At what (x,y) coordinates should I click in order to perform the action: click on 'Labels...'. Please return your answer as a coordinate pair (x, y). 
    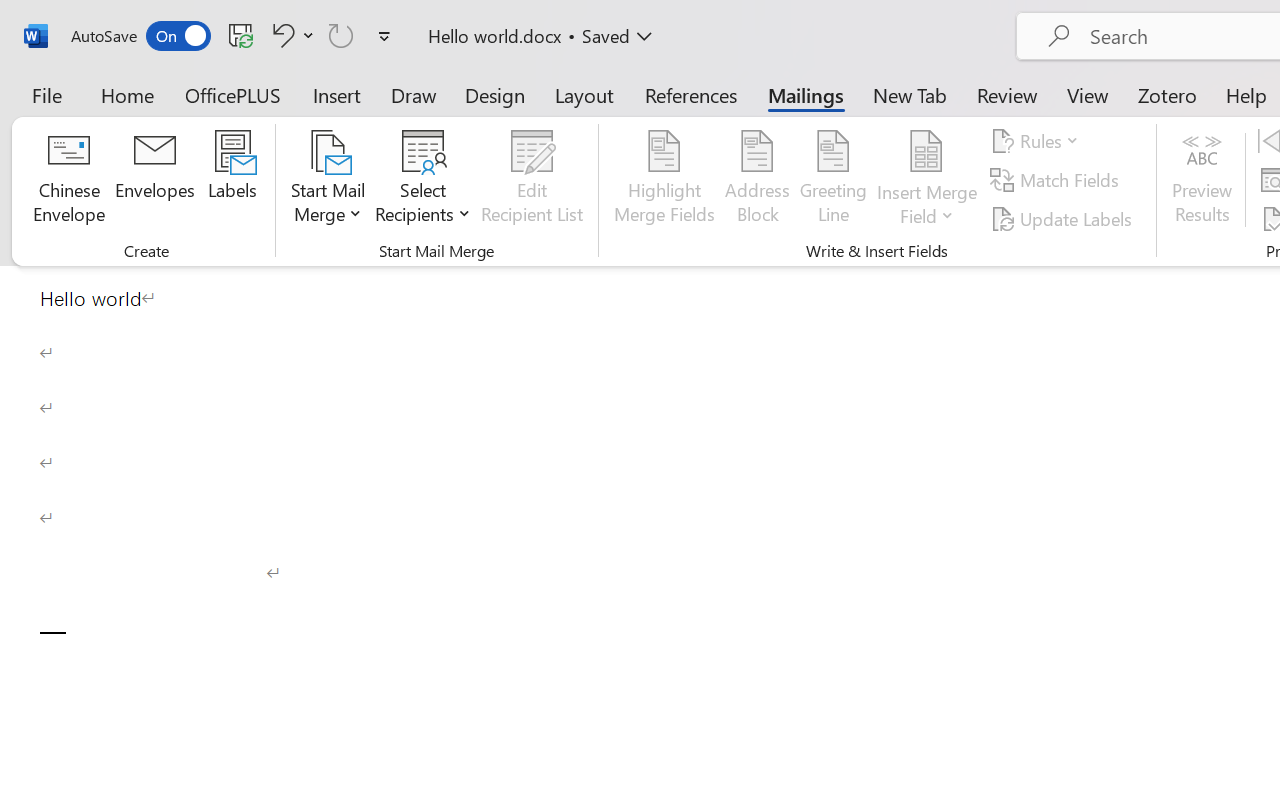
    Looking at the image, I should click on (232, 179).